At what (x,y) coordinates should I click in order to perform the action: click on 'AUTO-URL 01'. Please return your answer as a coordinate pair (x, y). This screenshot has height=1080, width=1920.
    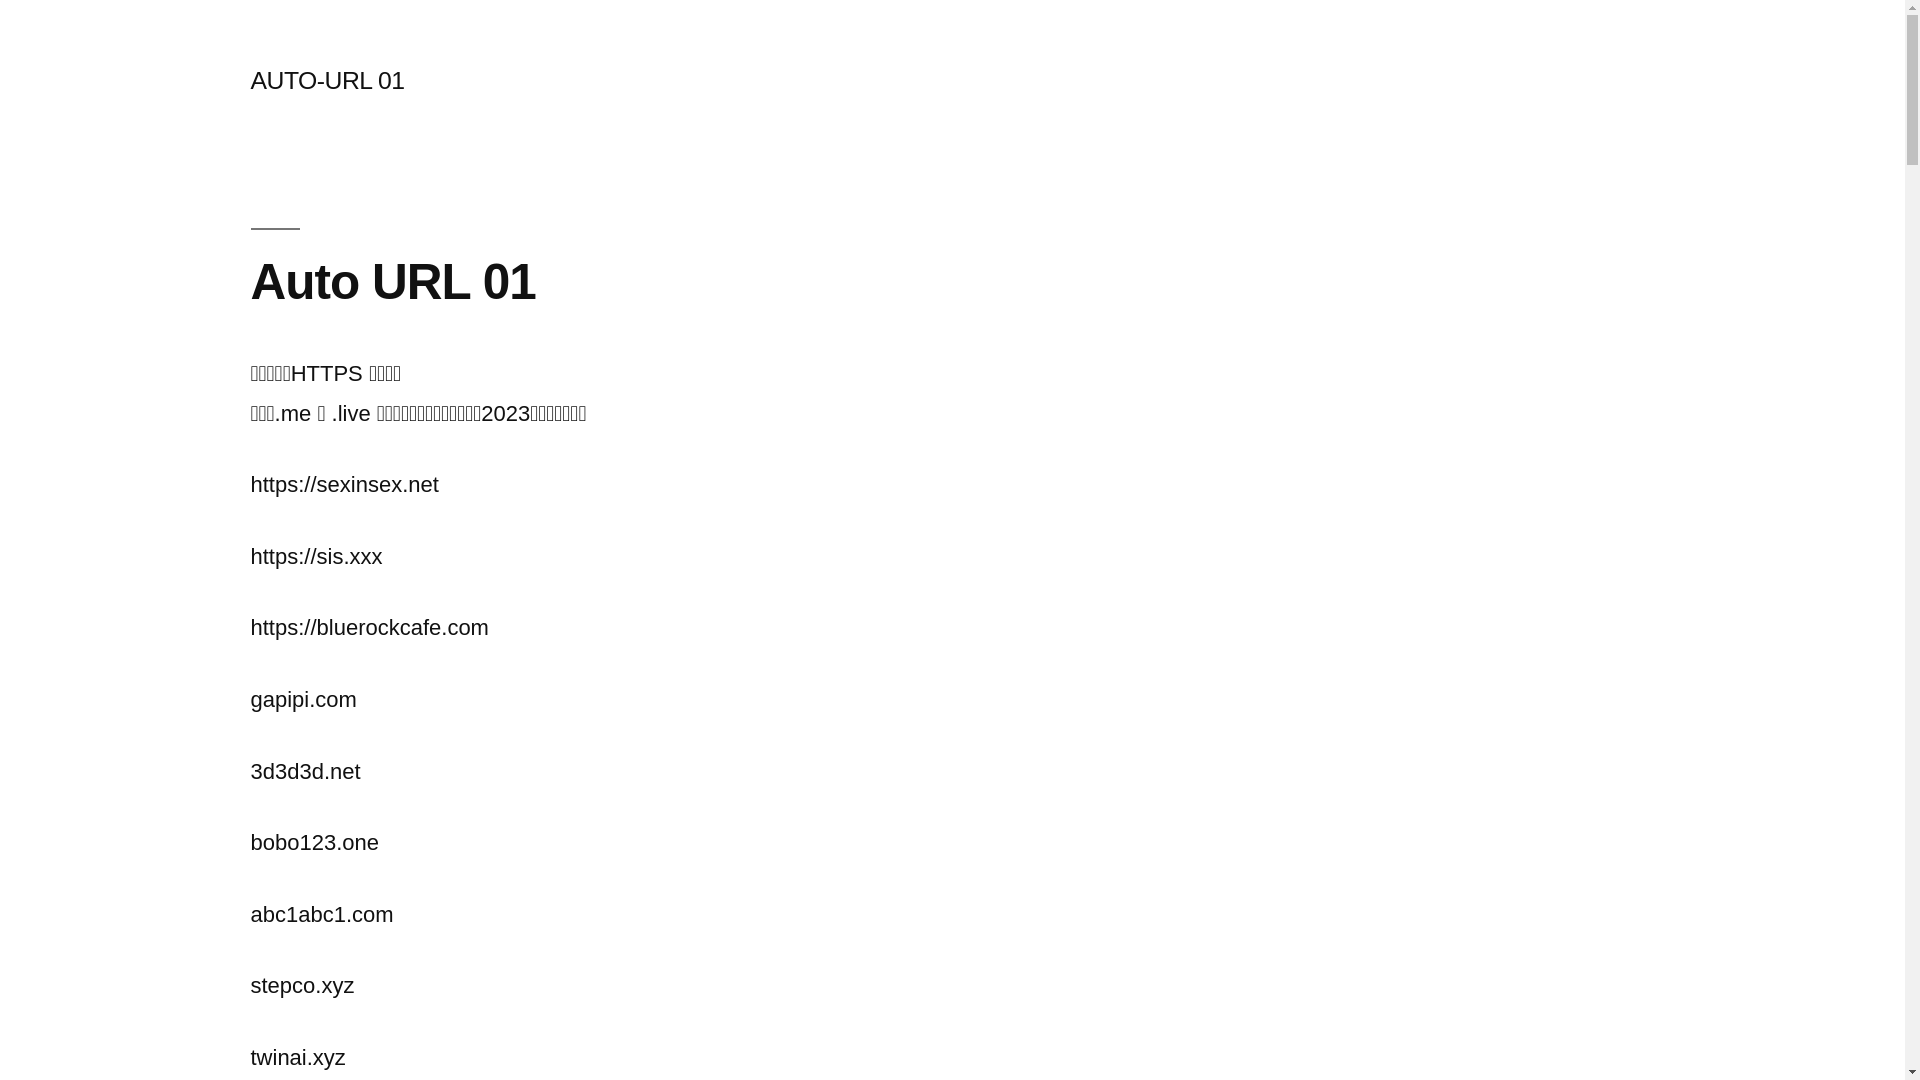
    Looking at the image, I should click on (248, 79).